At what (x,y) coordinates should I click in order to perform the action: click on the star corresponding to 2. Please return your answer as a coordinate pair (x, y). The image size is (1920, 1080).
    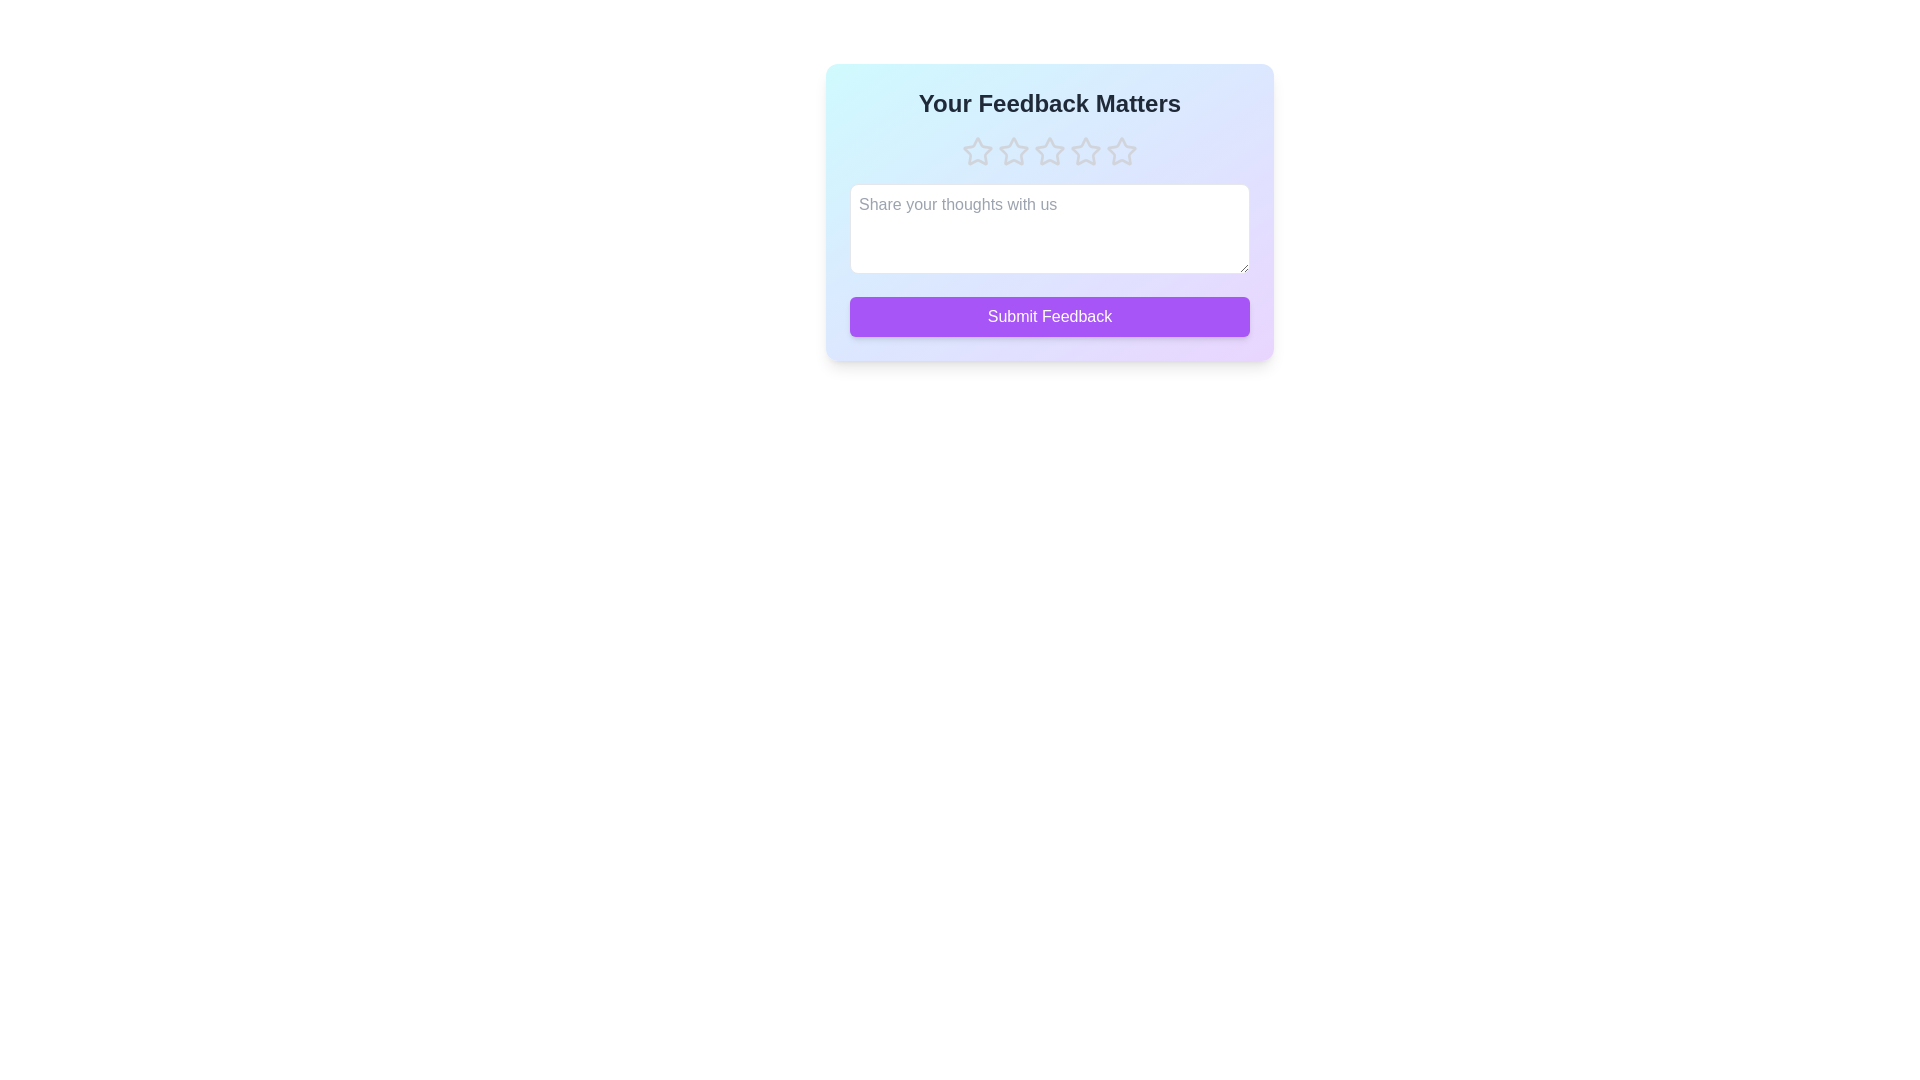
    Looking at the image, I should click on (1013, 150).